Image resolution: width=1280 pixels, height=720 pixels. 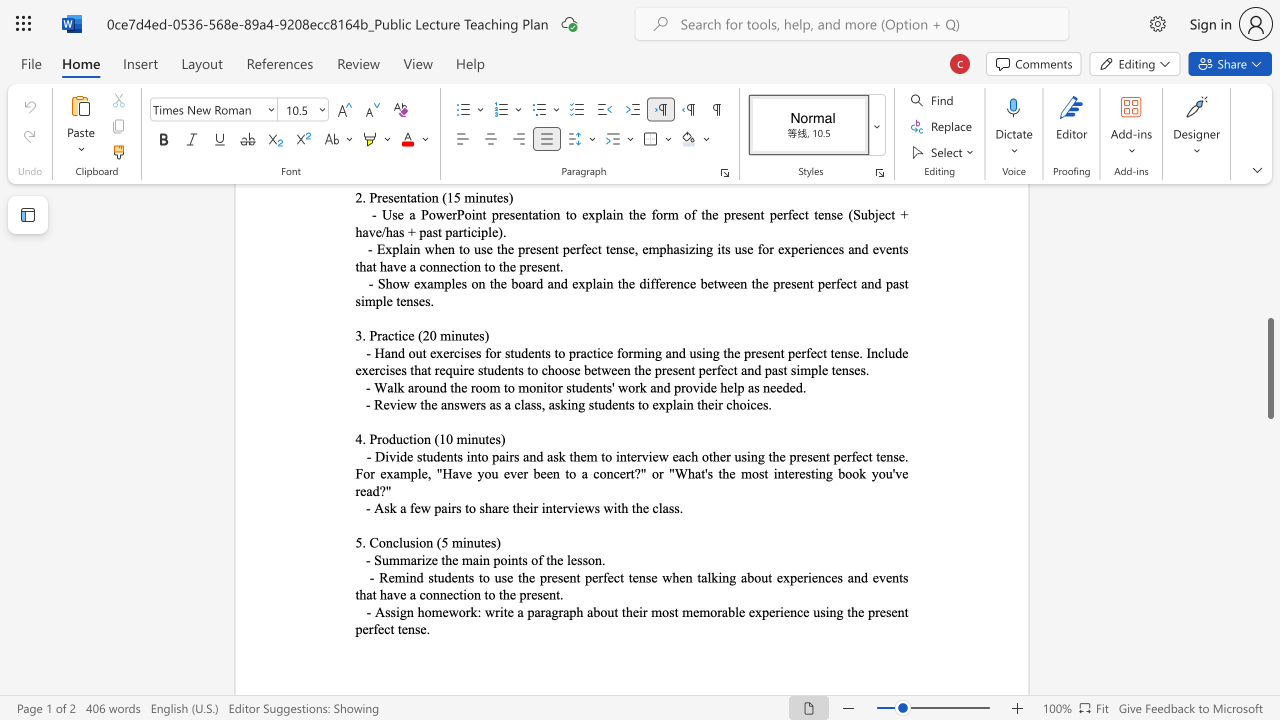 What do you see at coordinates (504, 560) in the screenshot?
I see `the 1th character "o" in the text` at bounding box center [504, 560].